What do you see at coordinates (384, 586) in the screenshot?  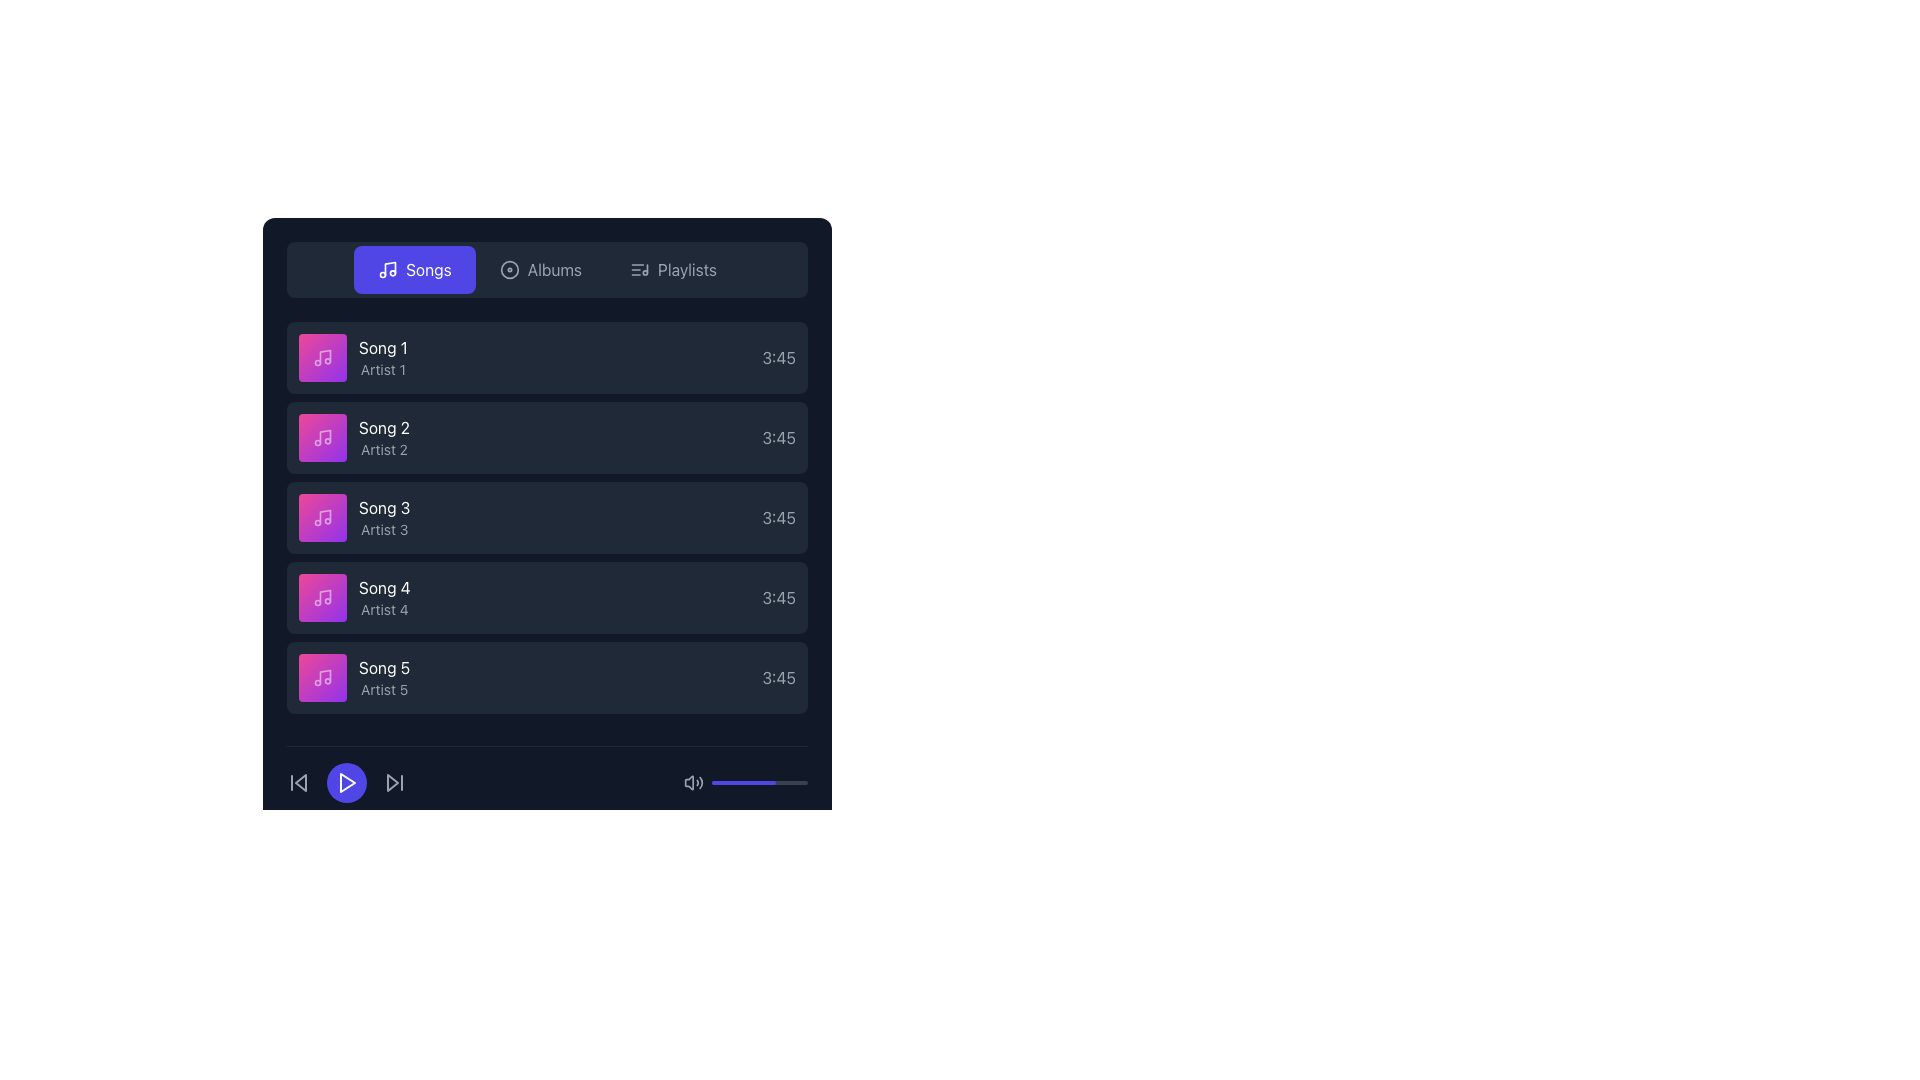 I see `text label displaying 'Song 4', which is styled with white text on a dark background and is the title text in the fourth tile from the top` at bounding box center [384, 586].